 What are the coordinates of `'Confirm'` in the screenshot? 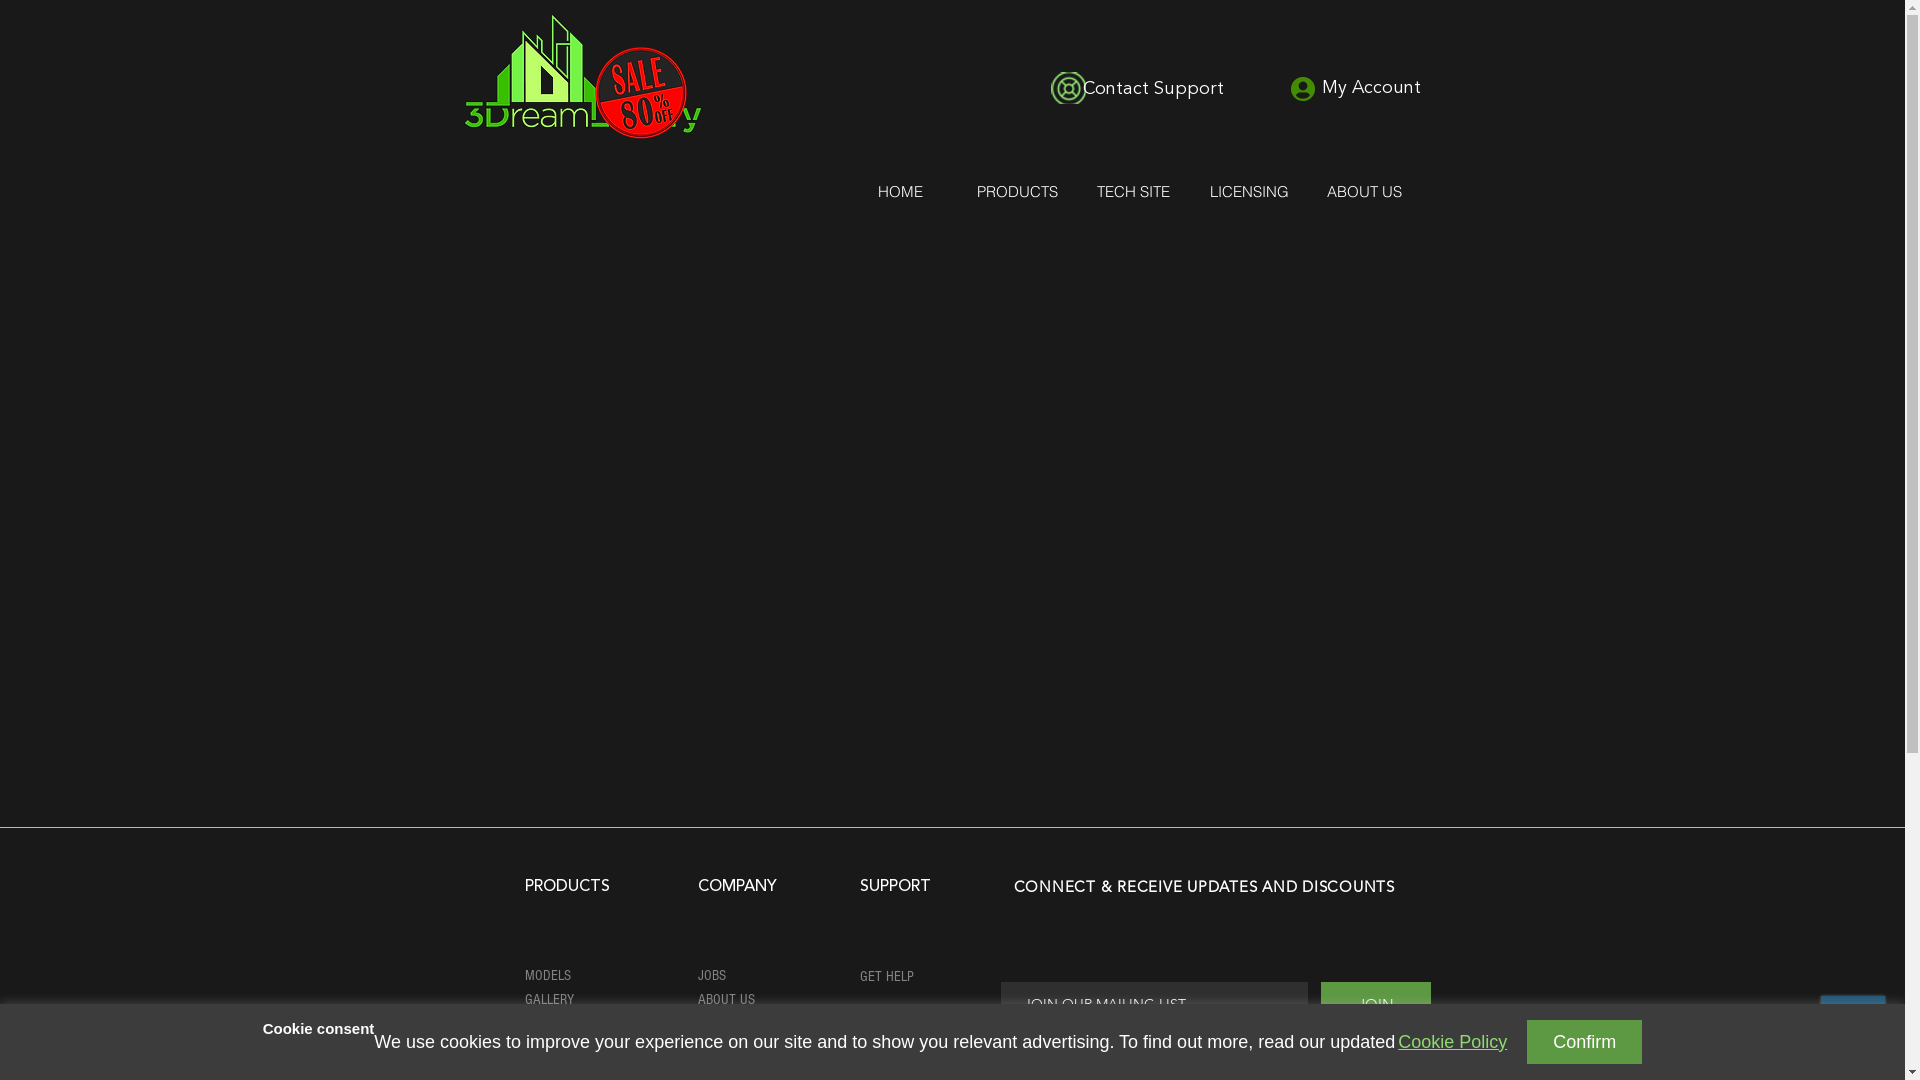 It's located at (1583, 1040).